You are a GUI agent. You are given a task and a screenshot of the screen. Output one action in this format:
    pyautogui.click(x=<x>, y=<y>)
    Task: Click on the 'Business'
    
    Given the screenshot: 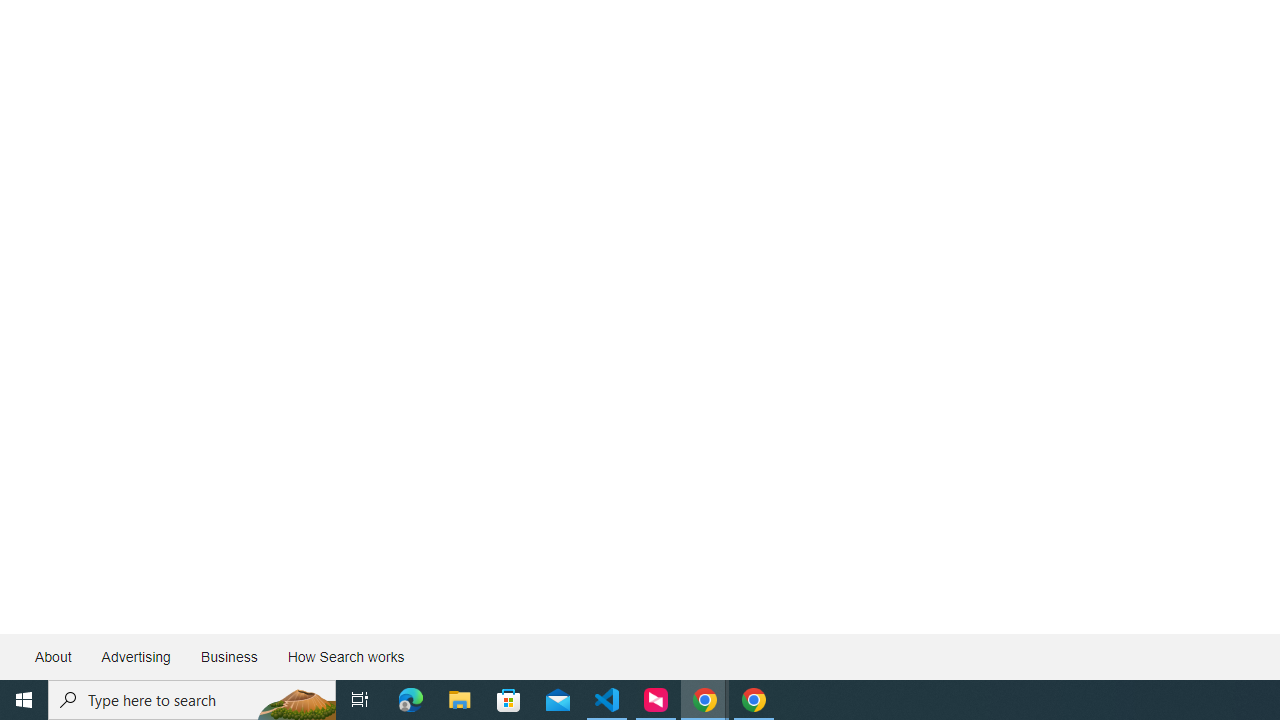 What is the action you would take?
    pyautogui.click(x=229, y=657)
    